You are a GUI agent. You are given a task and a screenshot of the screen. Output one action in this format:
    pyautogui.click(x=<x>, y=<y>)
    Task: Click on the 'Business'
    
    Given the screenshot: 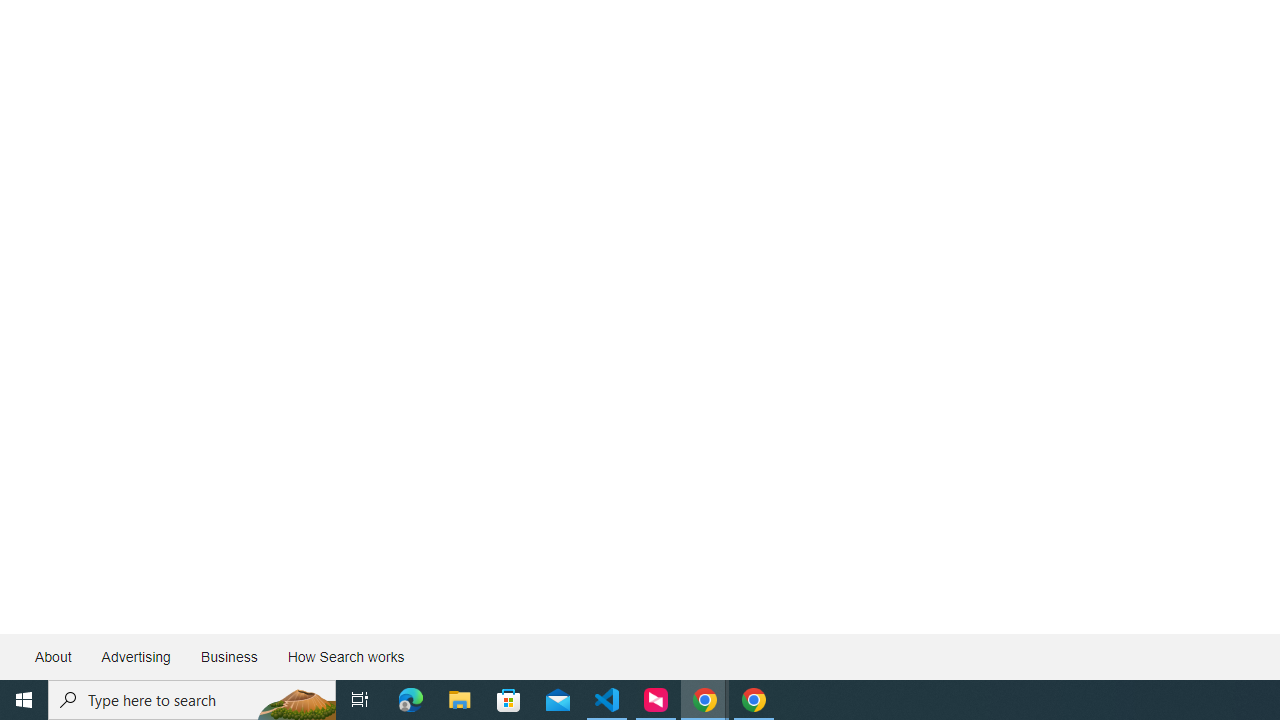 What is the action you would take?
    pyautogui.click(x=229, y=657)
    